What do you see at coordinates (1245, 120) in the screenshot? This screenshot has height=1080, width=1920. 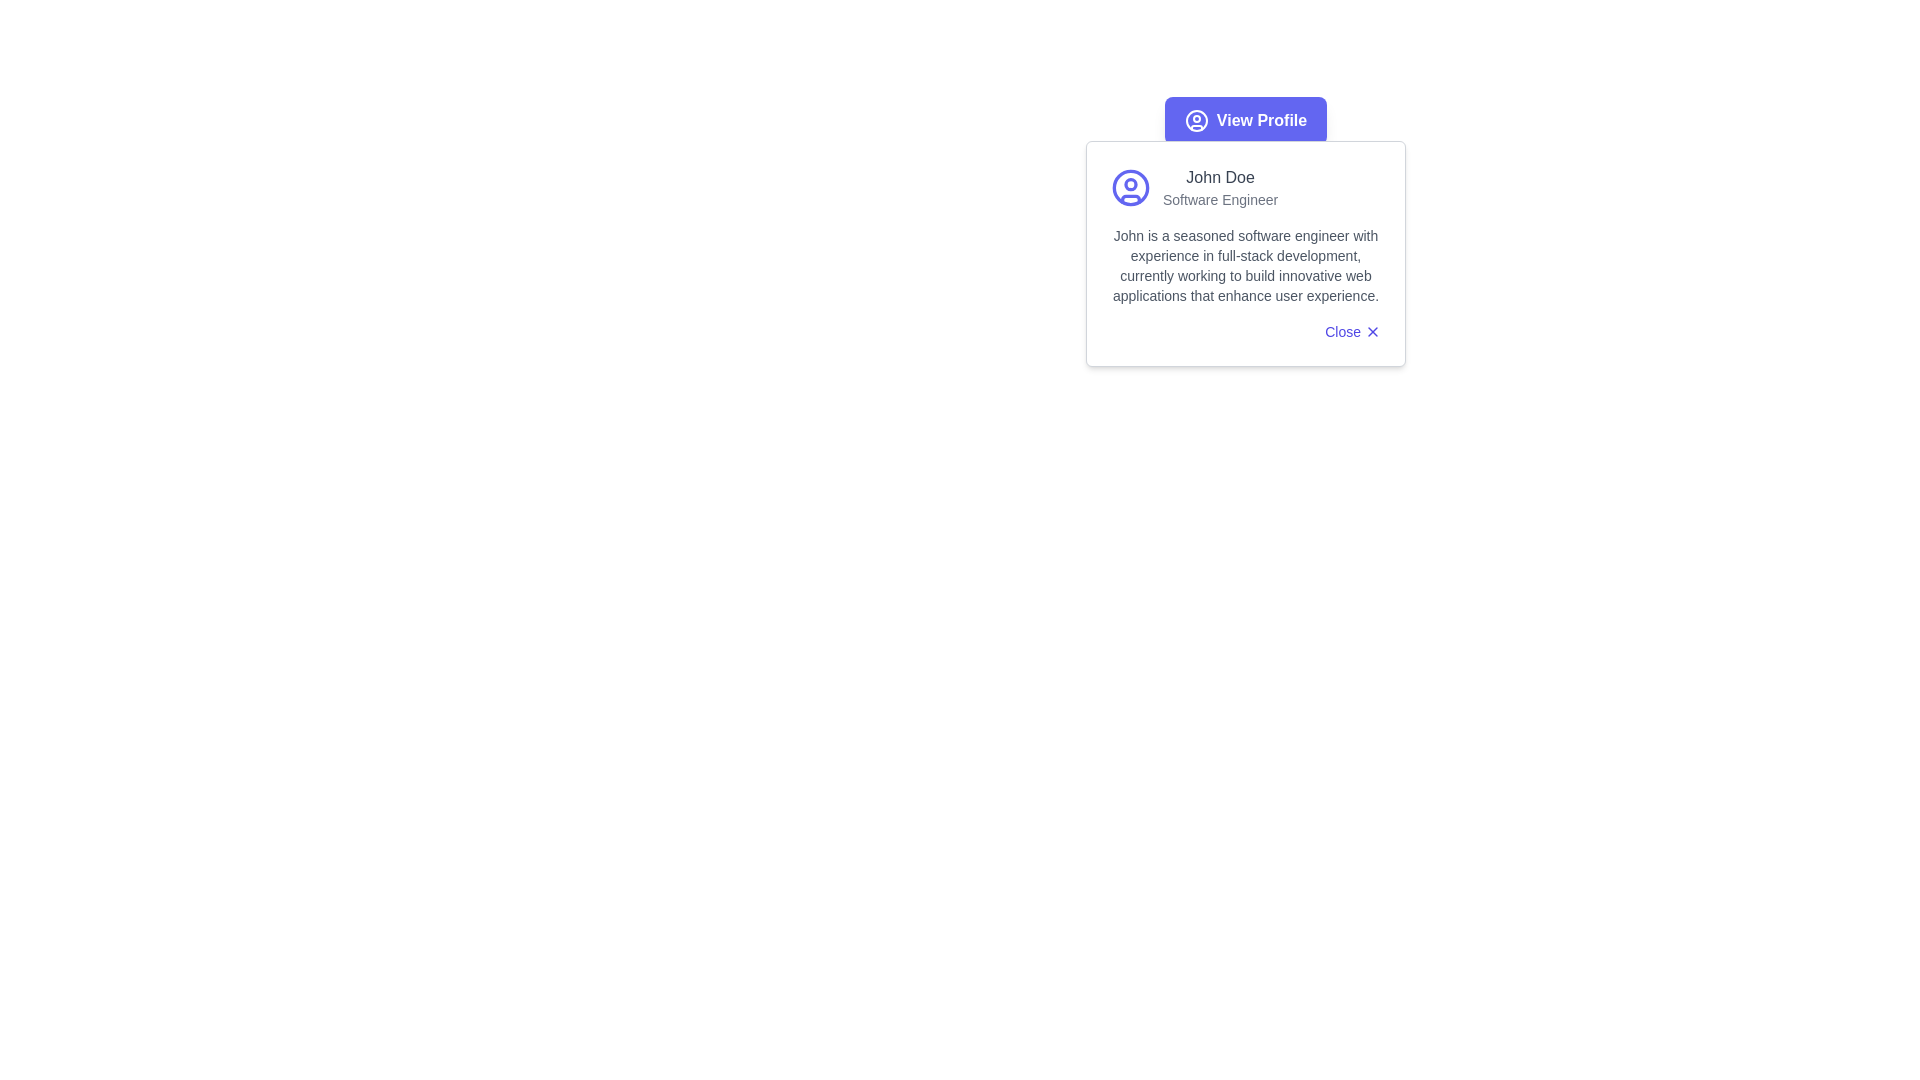 I see `the vivid indigo 'View Profile' button with a white user profile icon` at bounding box center [1245, 120].